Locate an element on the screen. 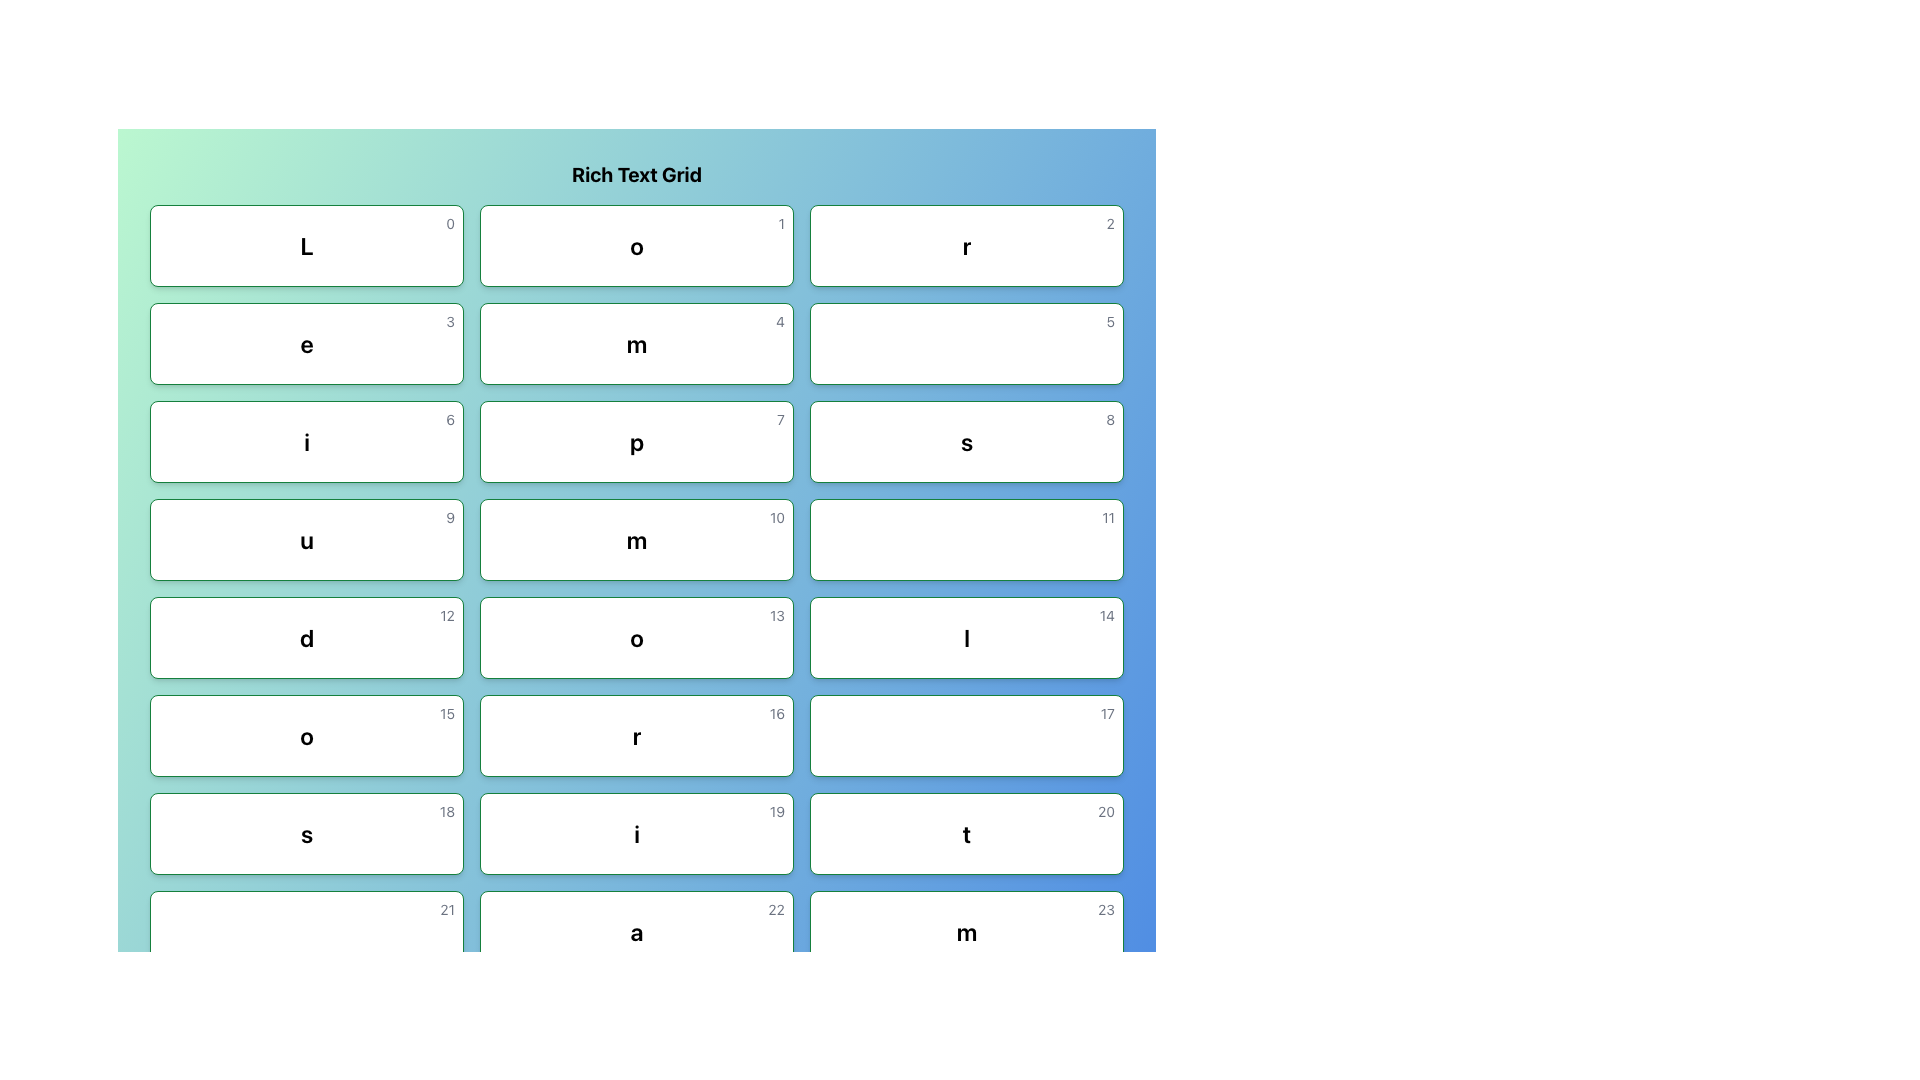 The image size is (1920, 1080). the text display element that shows the character 'o' in the fourth row and first column of a 6x4 grid layout is located at coordinates (306, 736).